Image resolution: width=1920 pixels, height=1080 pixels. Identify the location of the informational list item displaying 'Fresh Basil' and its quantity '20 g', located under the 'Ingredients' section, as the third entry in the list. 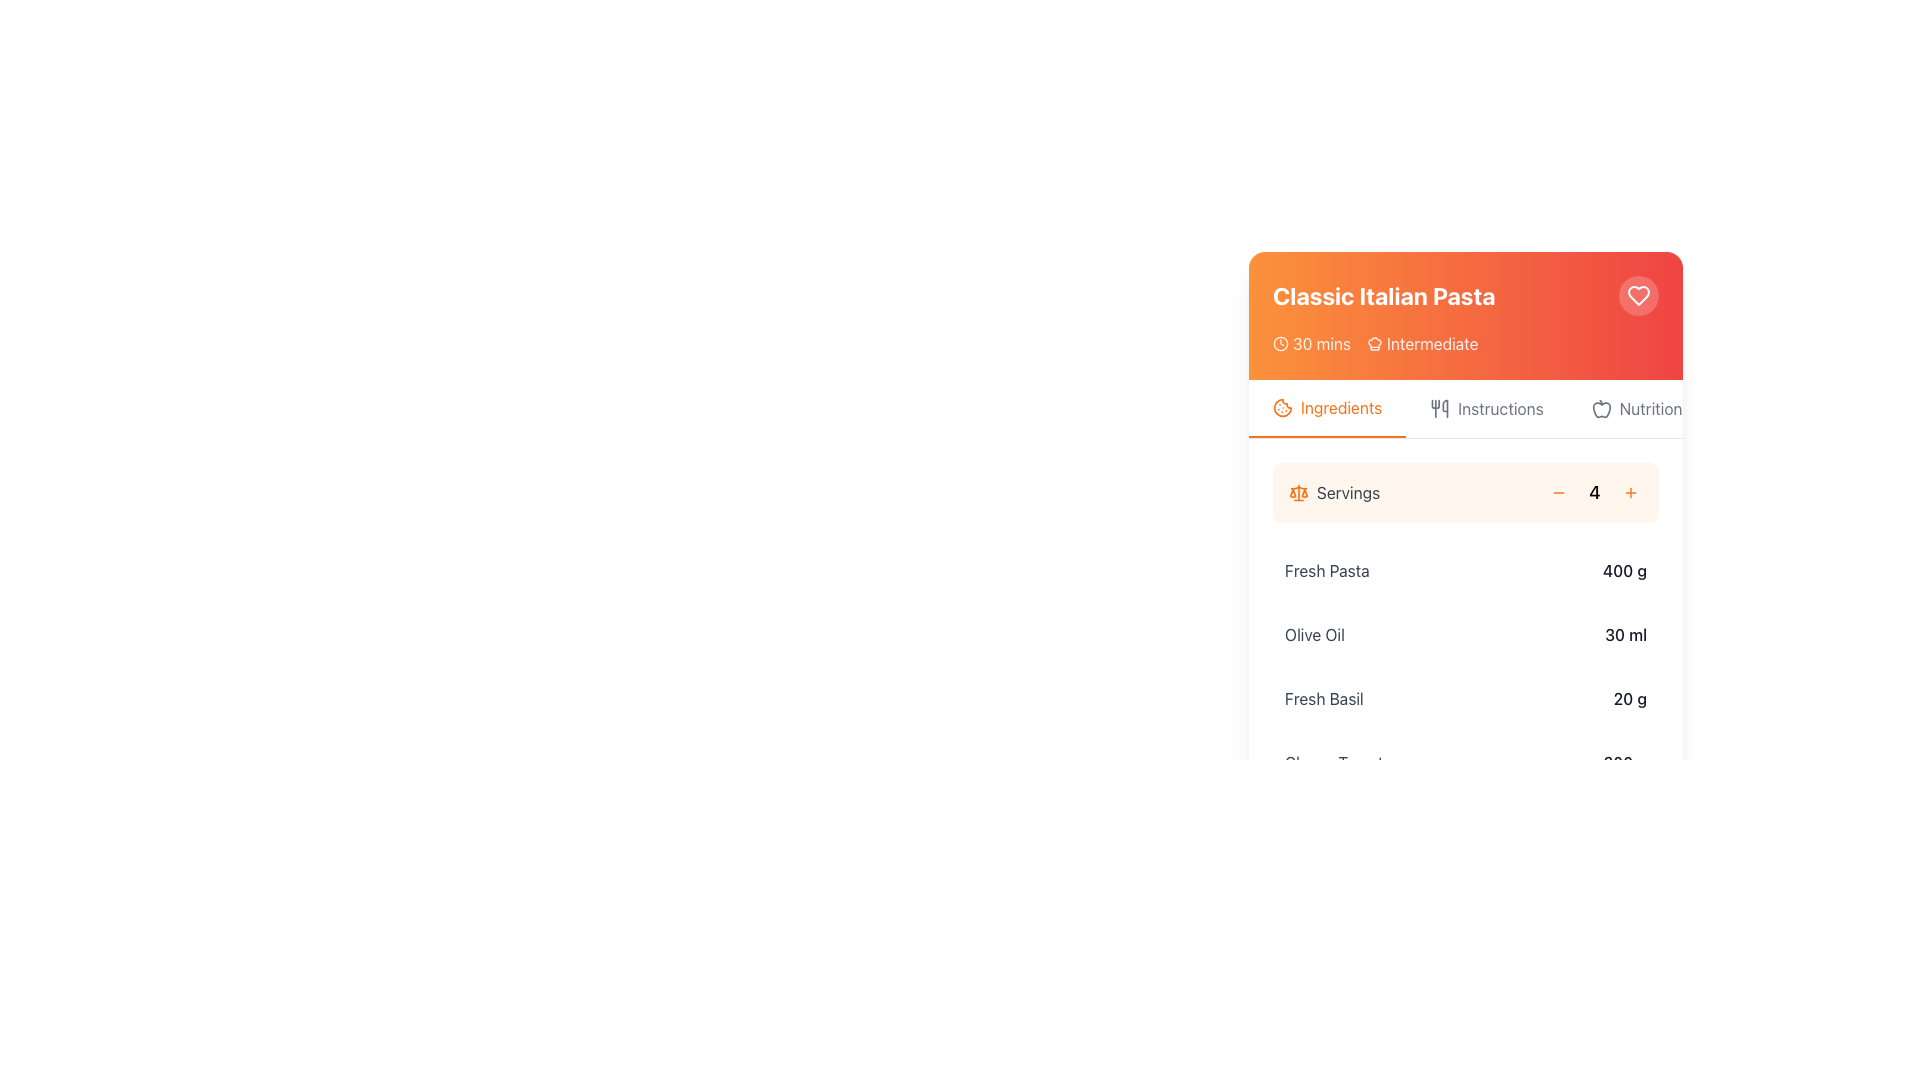
(1465, 697).